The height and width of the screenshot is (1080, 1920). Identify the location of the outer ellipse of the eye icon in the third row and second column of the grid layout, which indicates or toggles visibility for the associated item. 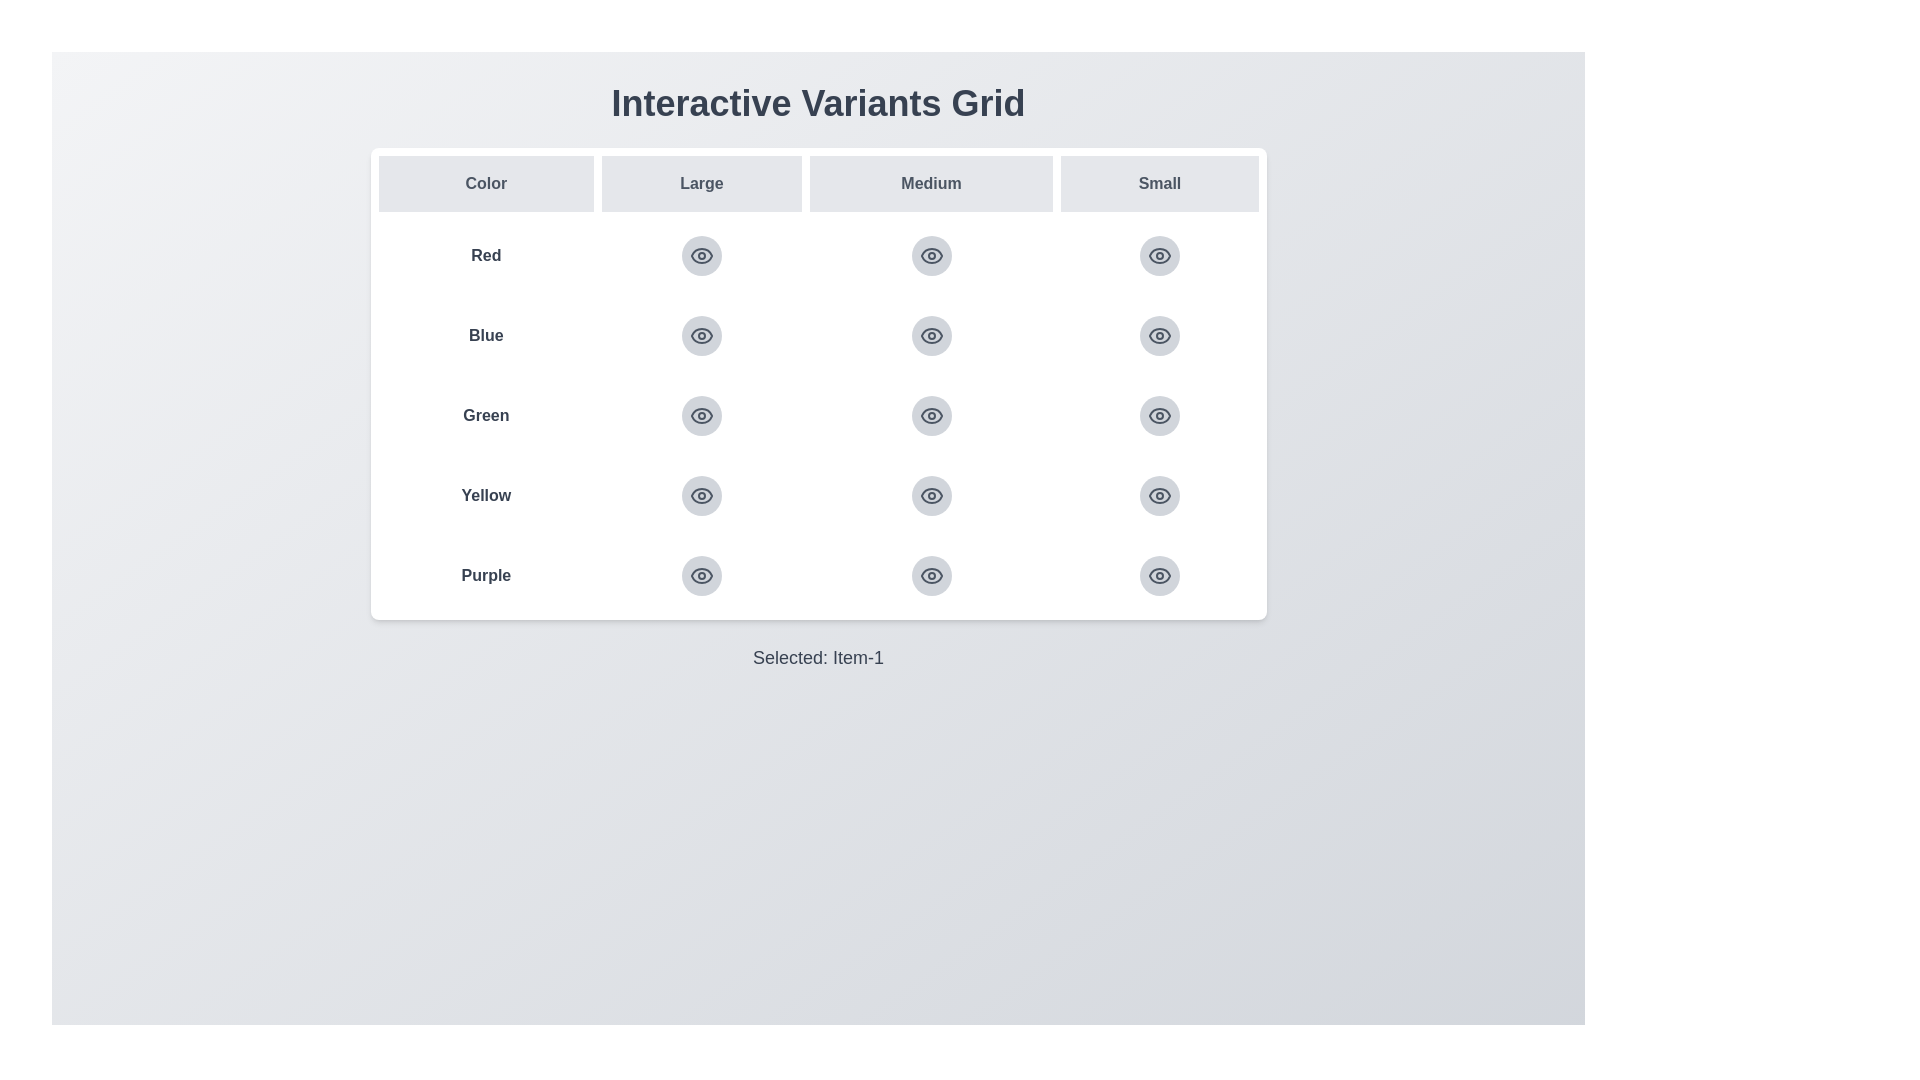
(930, 334).